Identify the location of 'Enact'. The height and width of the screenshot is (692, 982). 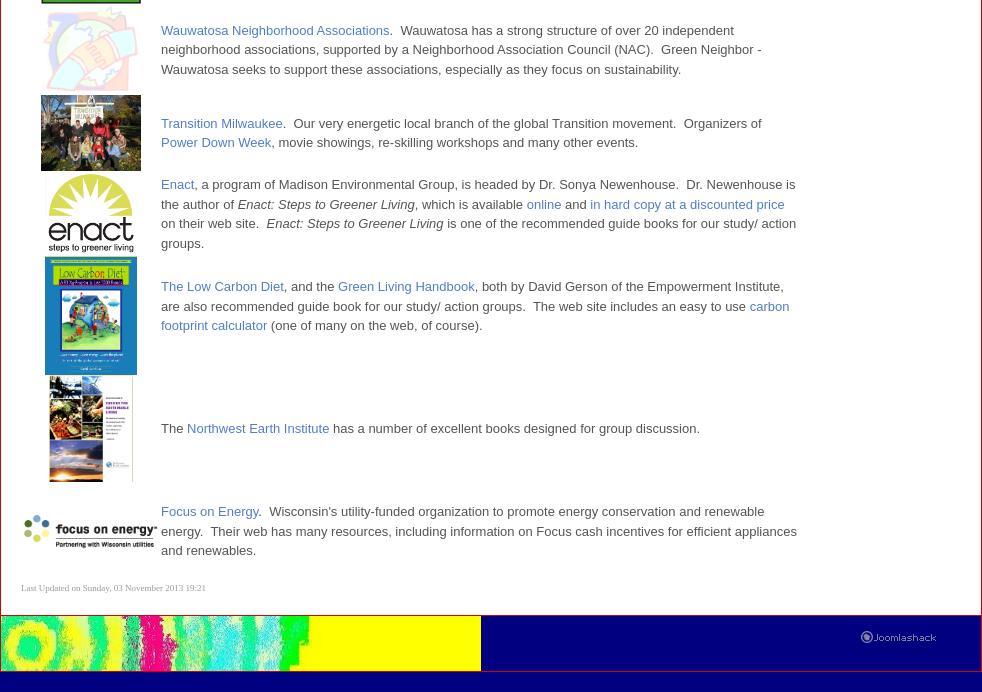
(176, 184).